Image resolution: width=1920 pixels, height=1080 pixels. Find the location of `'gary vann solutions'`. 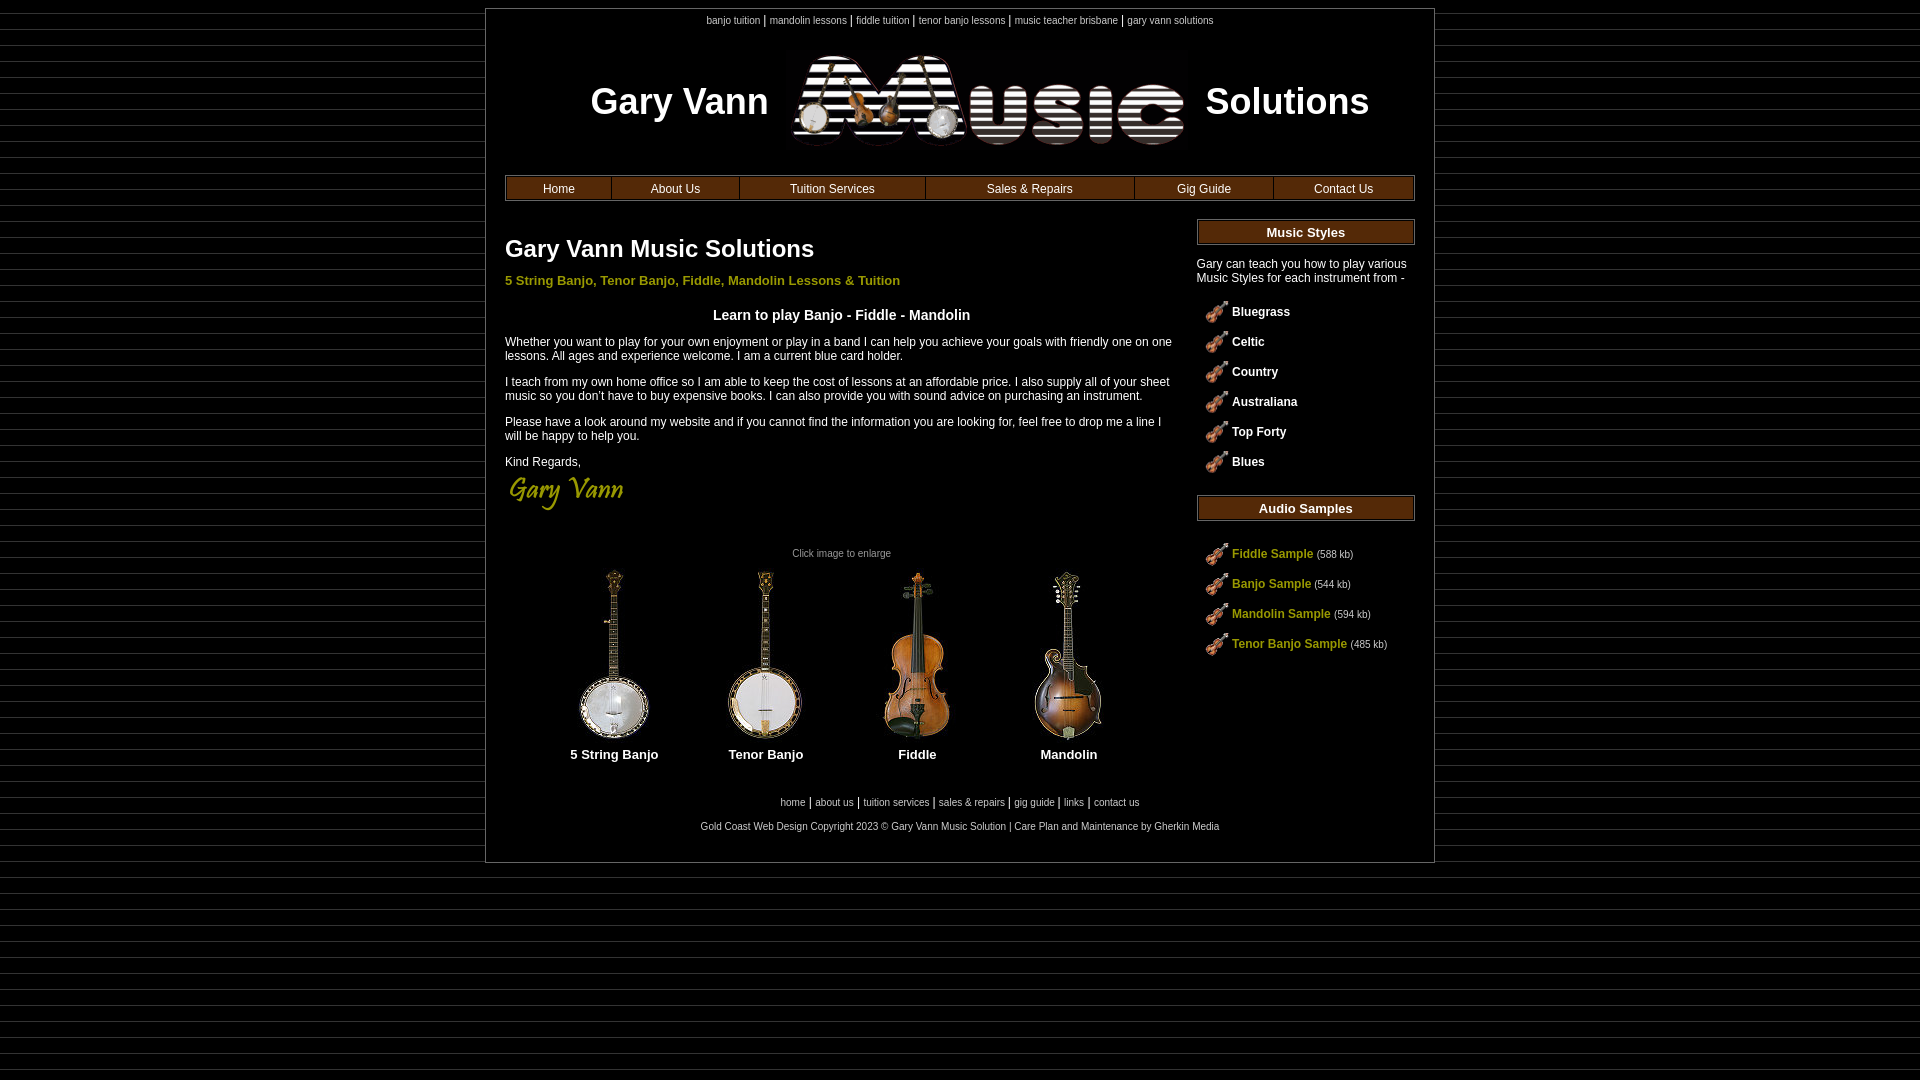

'gary vann solutions' is located at coordinates (1127, 20).